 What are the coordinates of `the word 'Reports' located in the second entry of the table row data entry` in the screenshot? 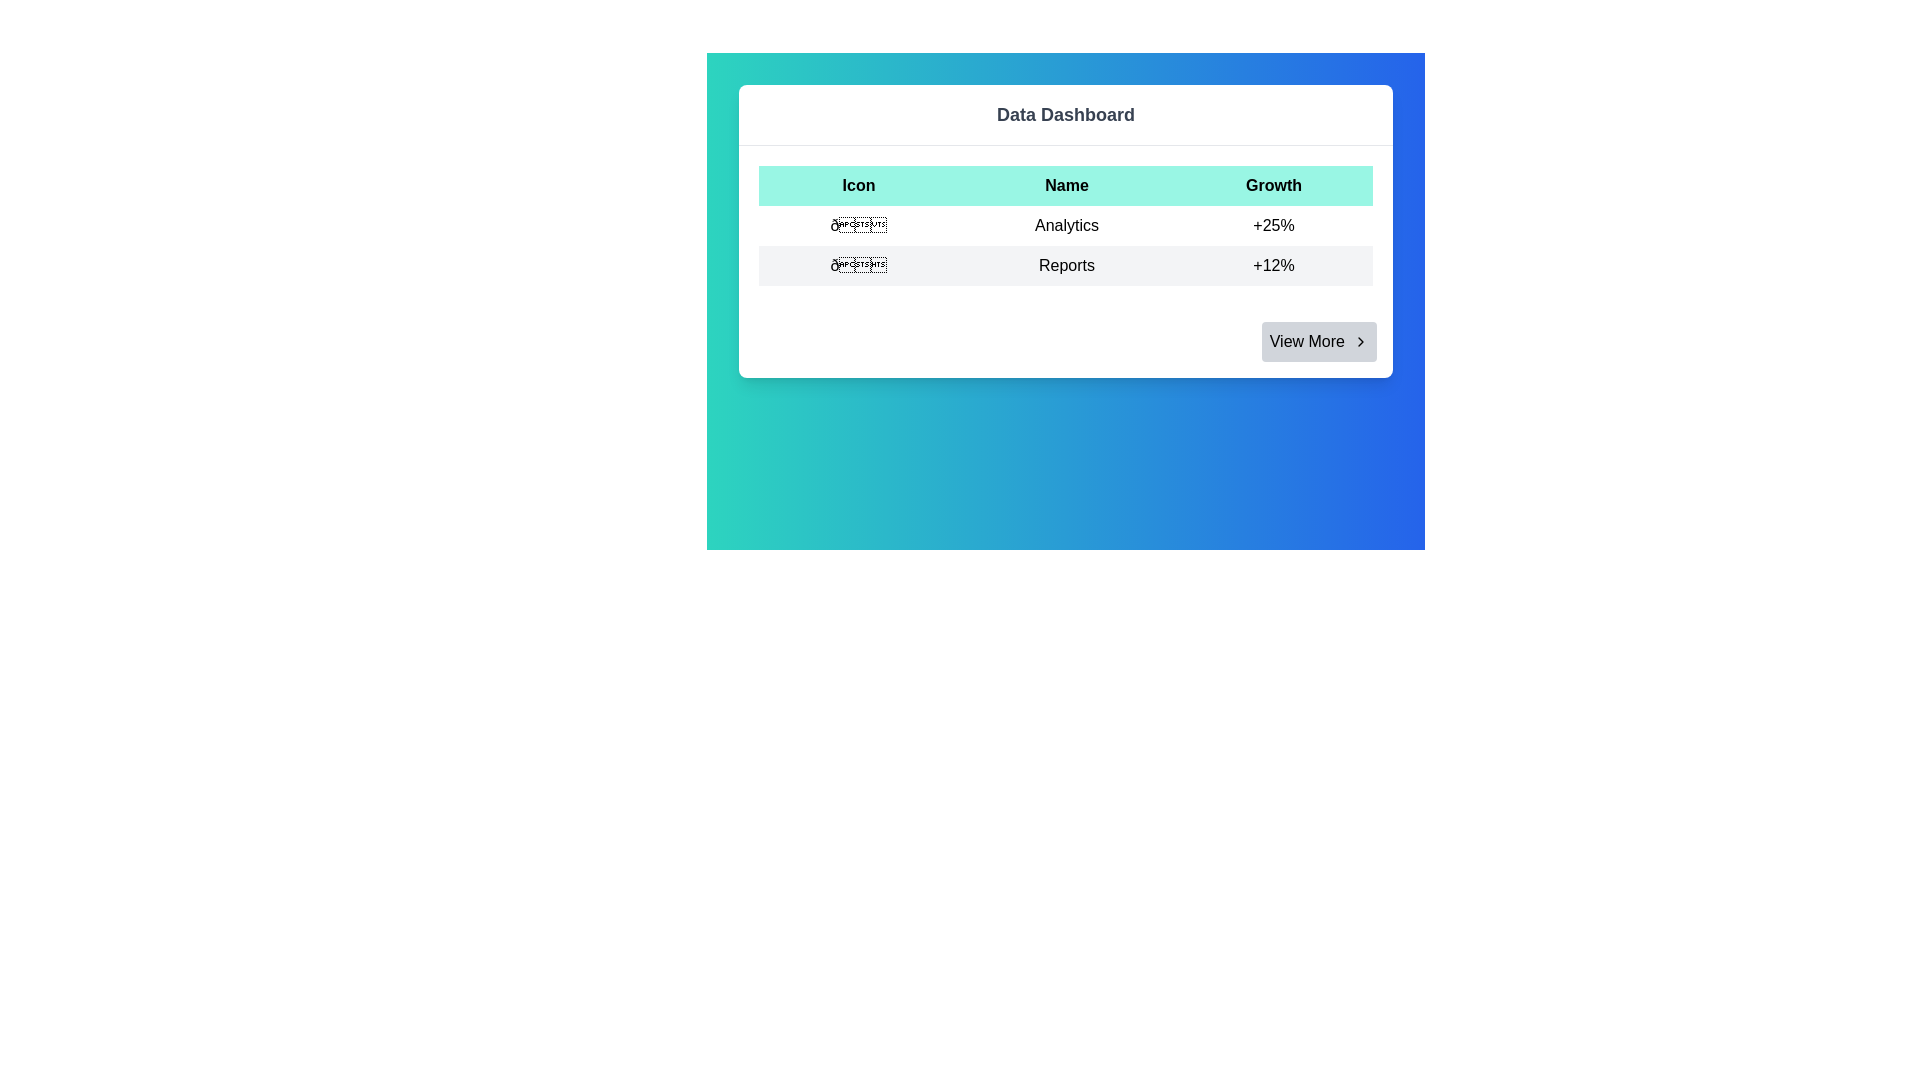 It's located at (1064, 265).